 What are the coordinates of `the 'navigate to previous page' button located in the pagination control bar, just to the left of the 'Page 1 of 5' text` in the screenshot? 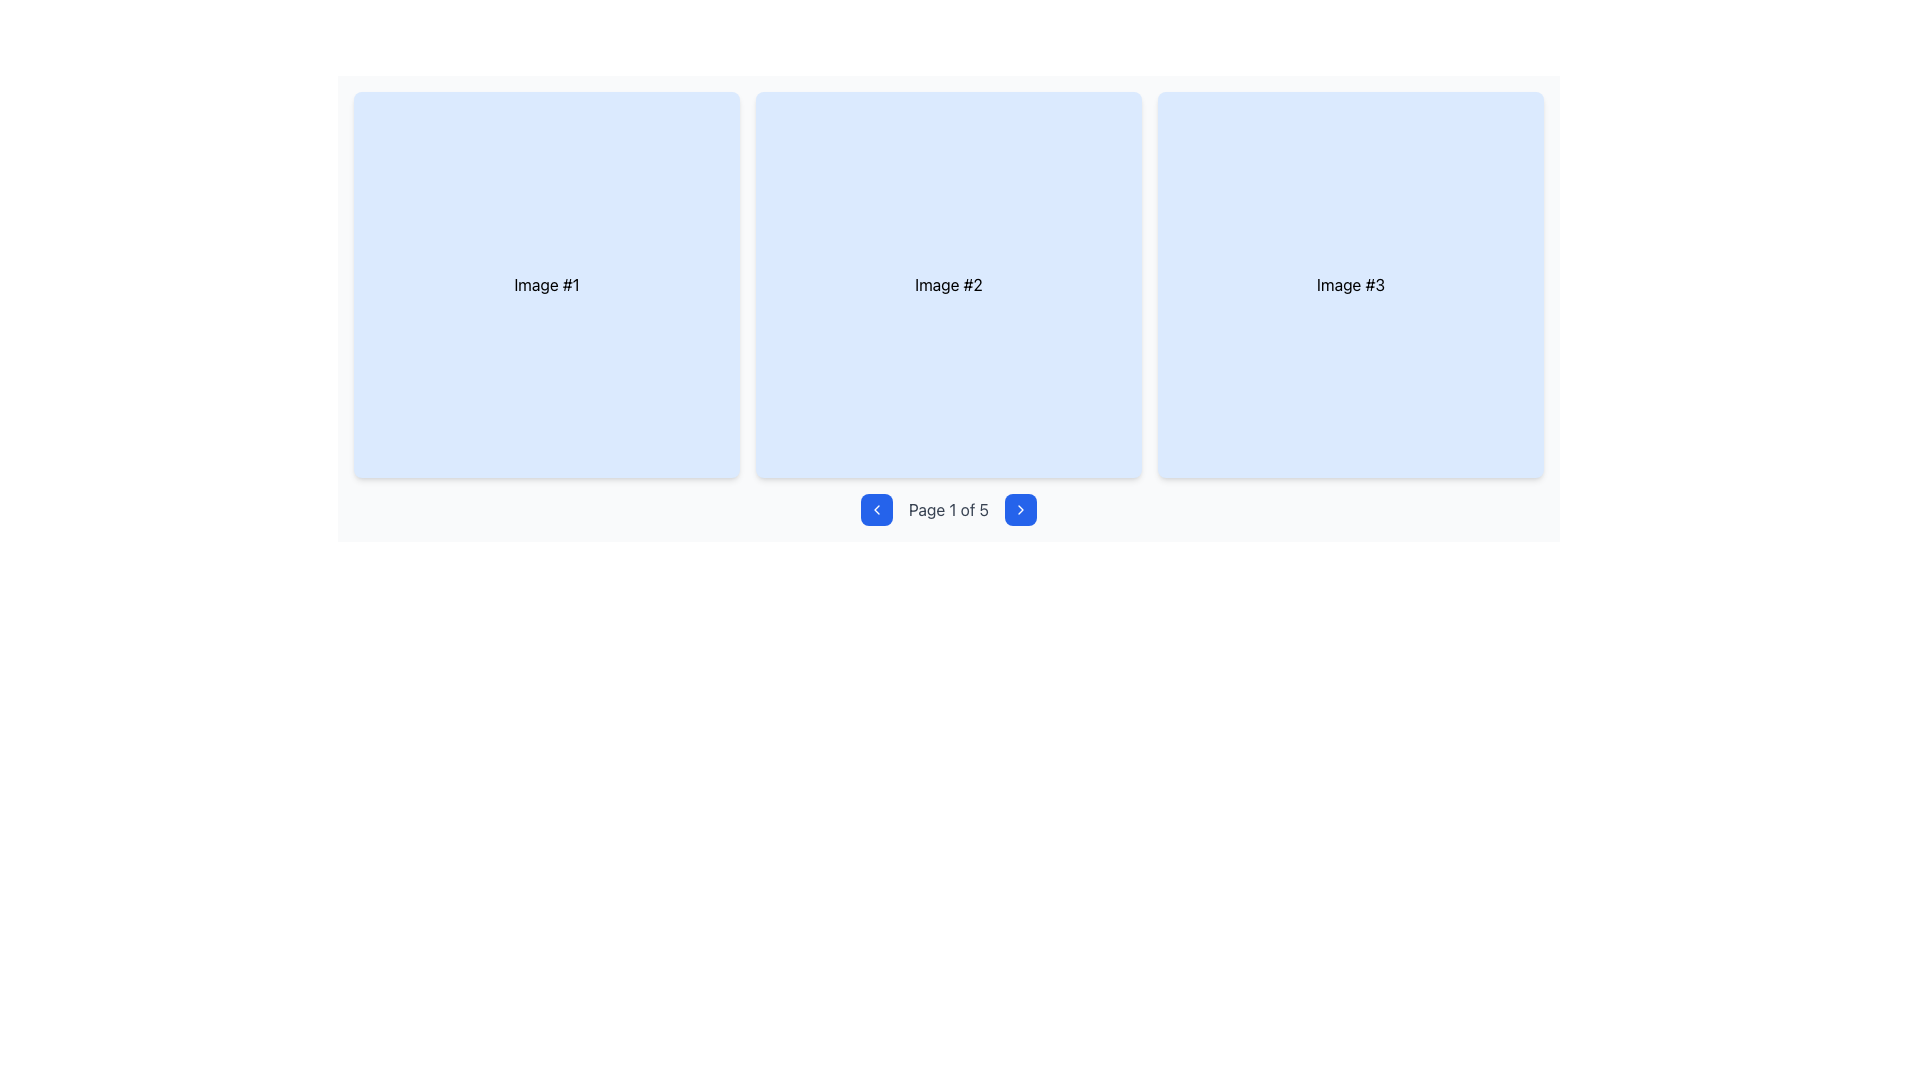 It's located at (876, 508).